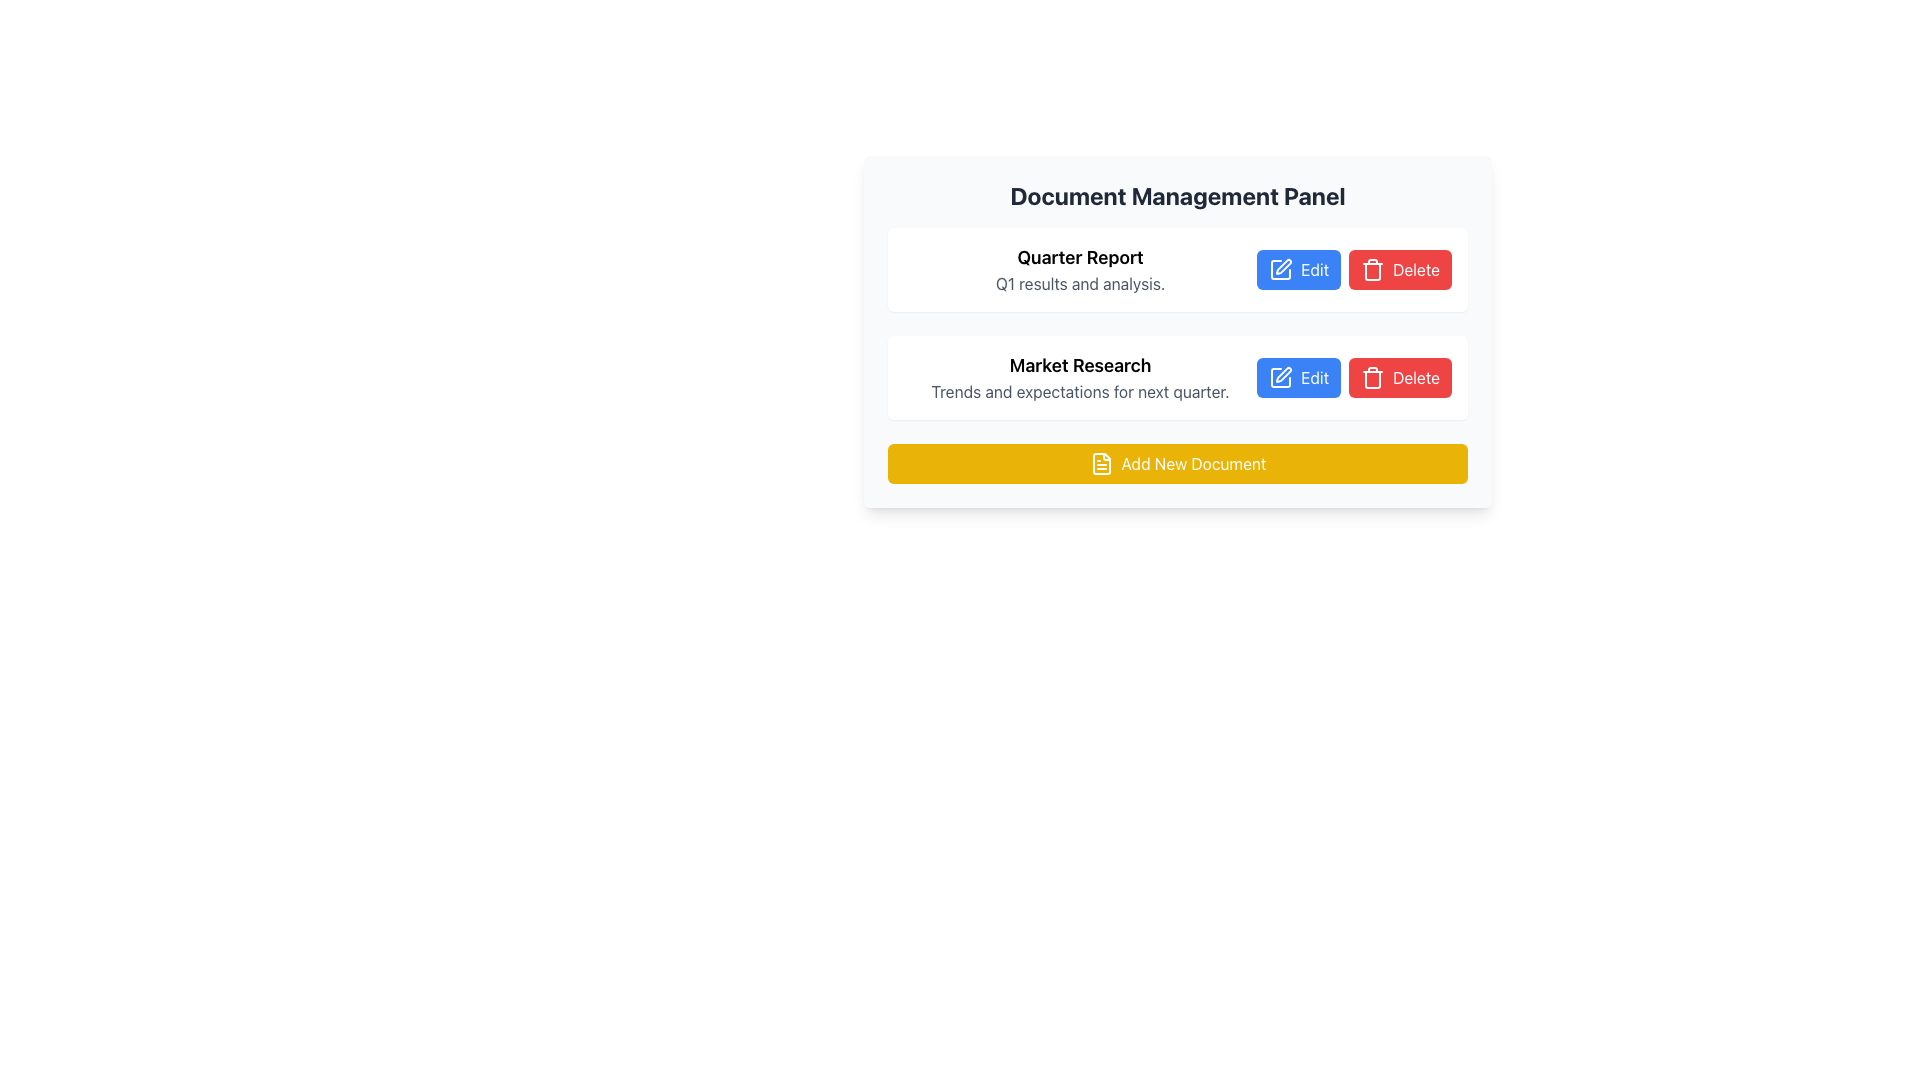 This screenshot has height=1080, width=1920. Describe the element at coordinates (1281, 270) in the screenshot. I see `the edit icon resembling a pen over a square with blue fill and white outlines, located in the upper-right section of the 'Edit' button for the 'Quarter Report' entry` at that location.